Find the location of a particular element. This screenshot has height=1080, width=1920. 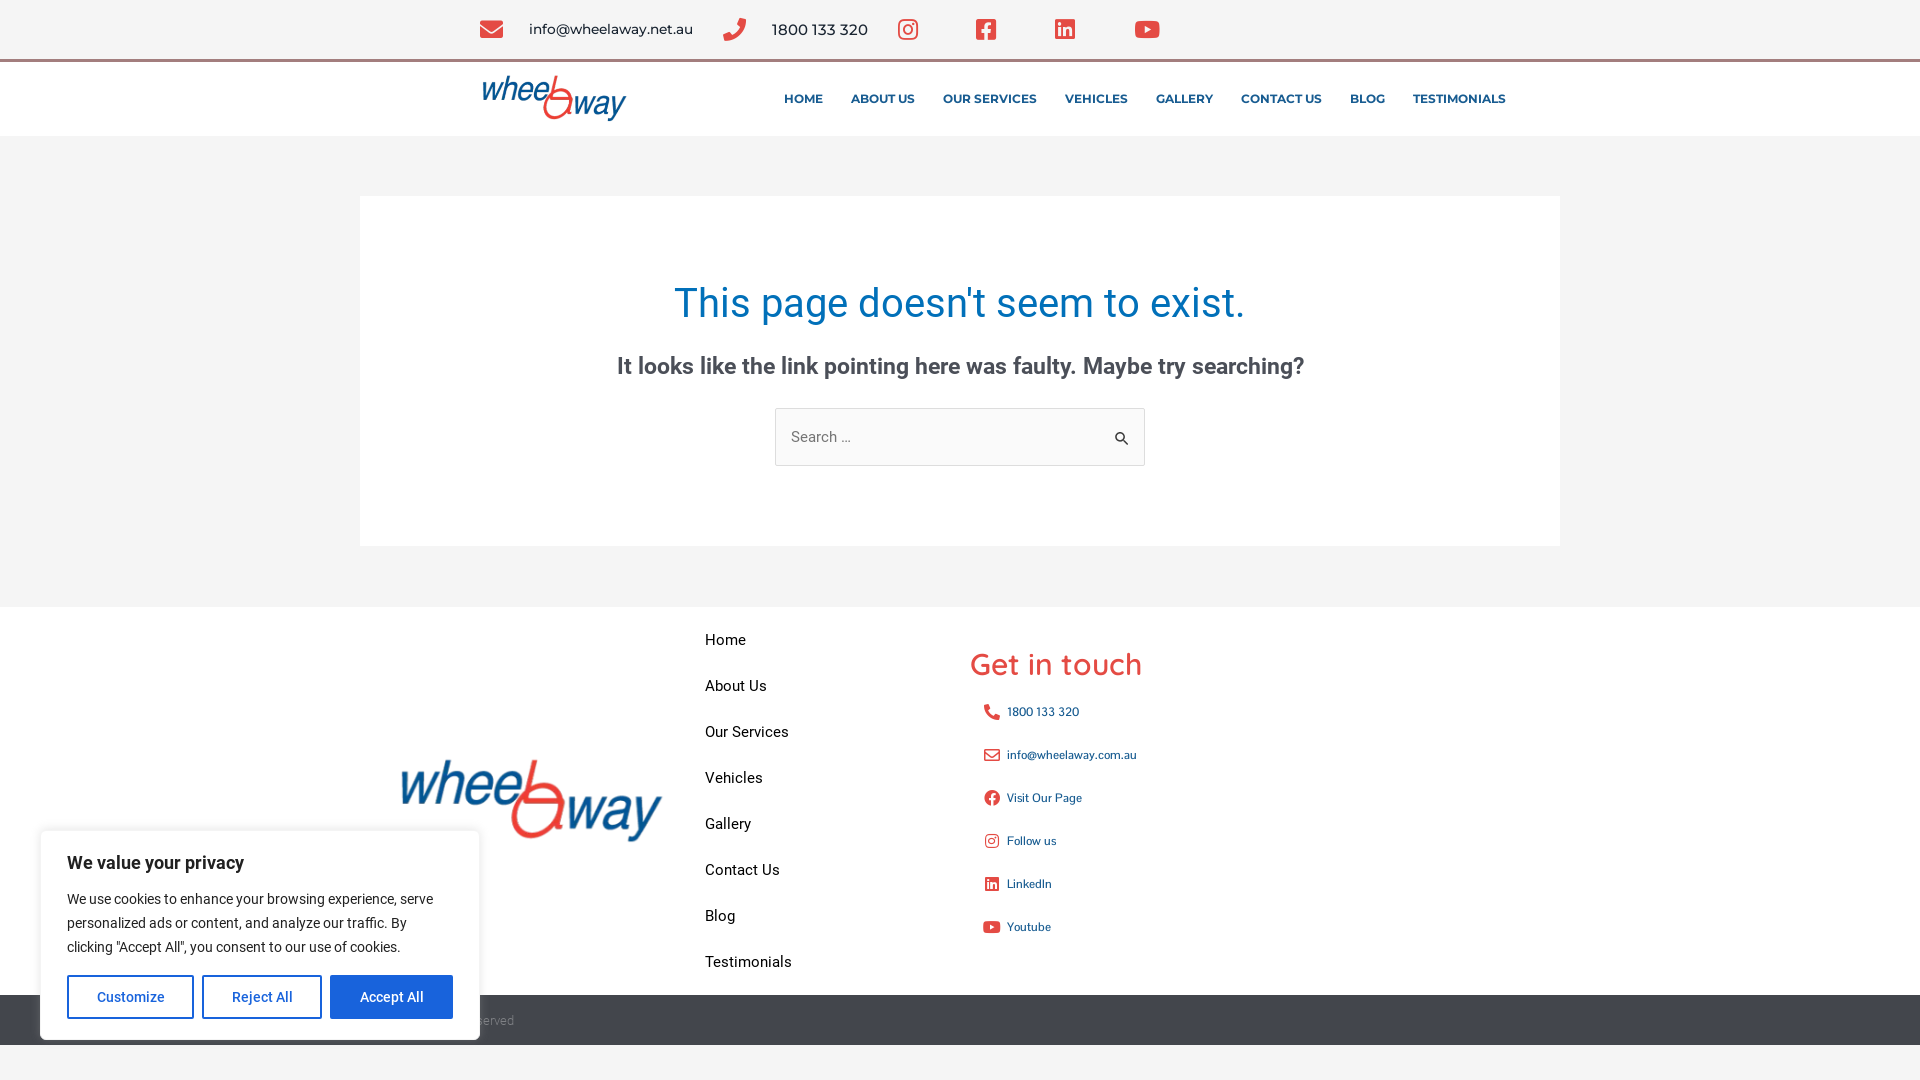

'Contact Us' is located at coordinates (685, 869).